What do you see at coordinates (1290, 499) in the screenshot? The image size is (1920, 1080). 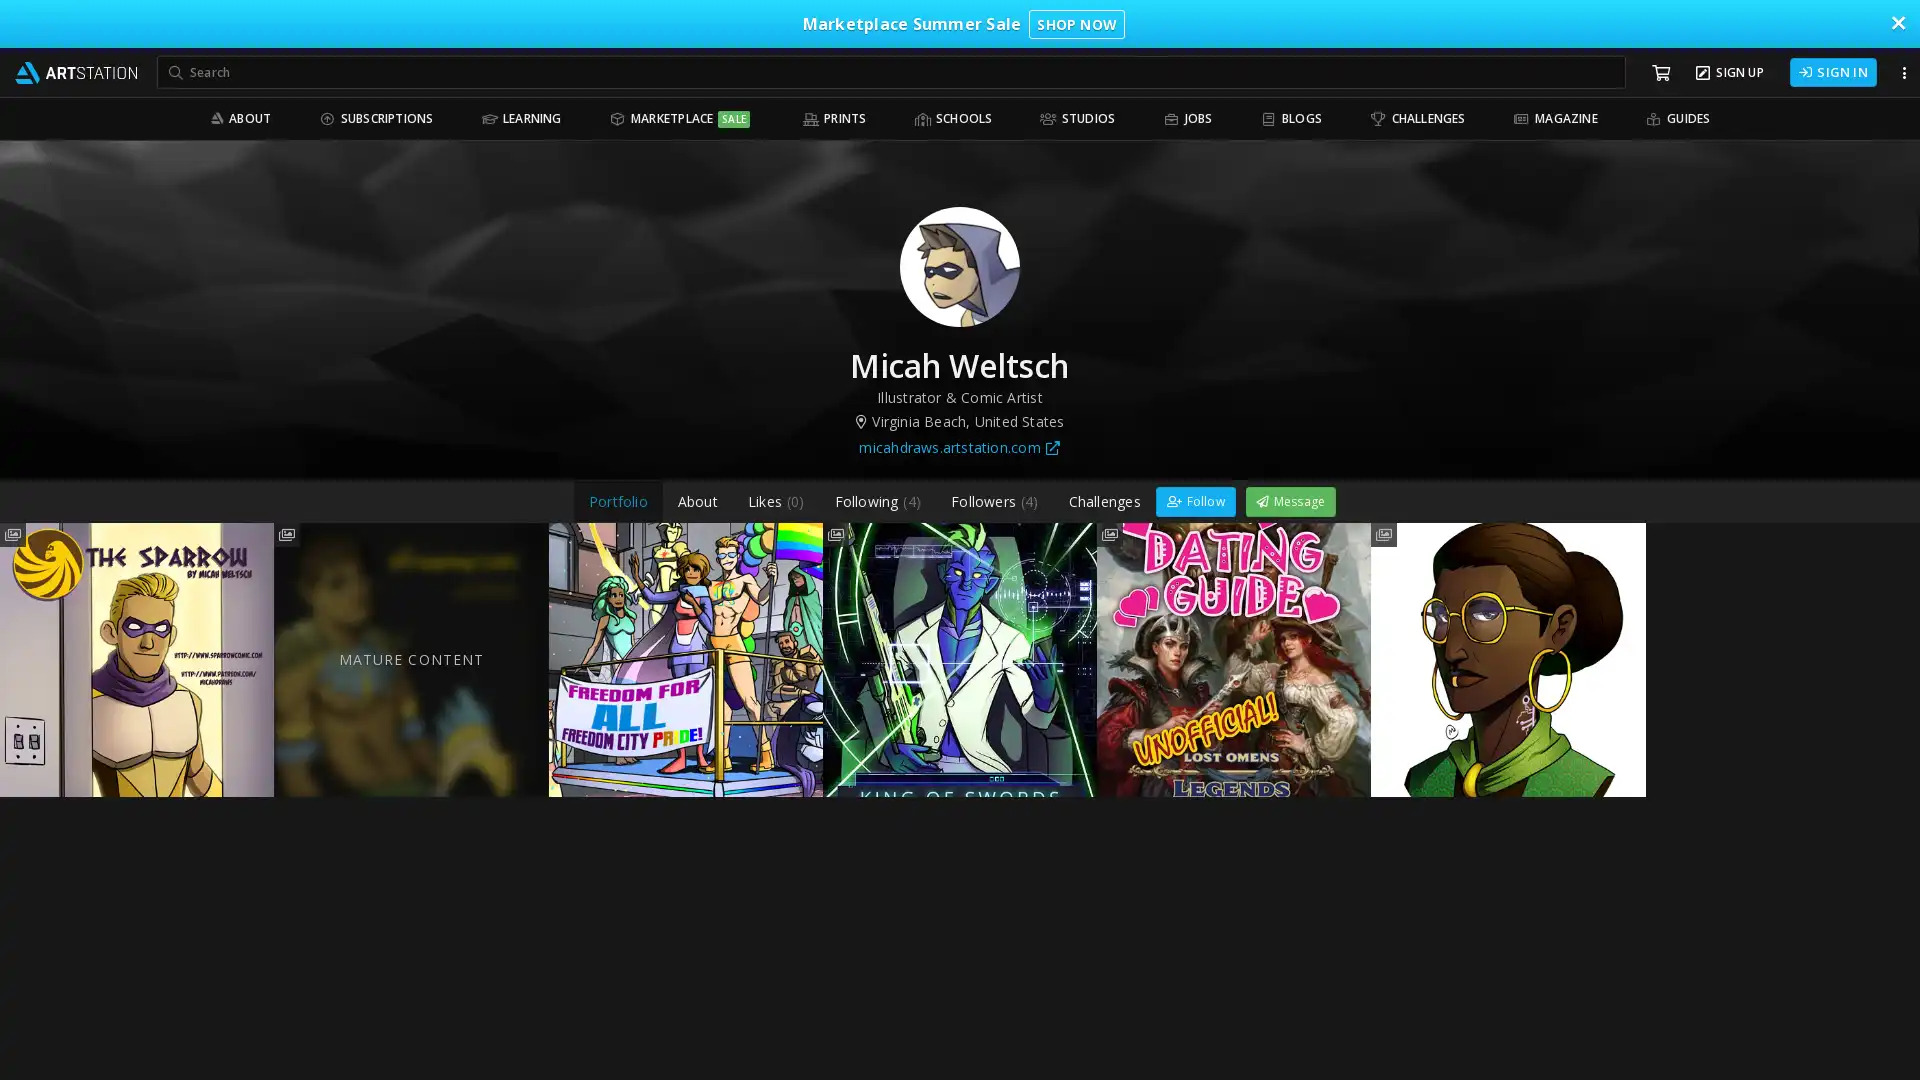 I see `Message` at bounding box center [1290, 499].